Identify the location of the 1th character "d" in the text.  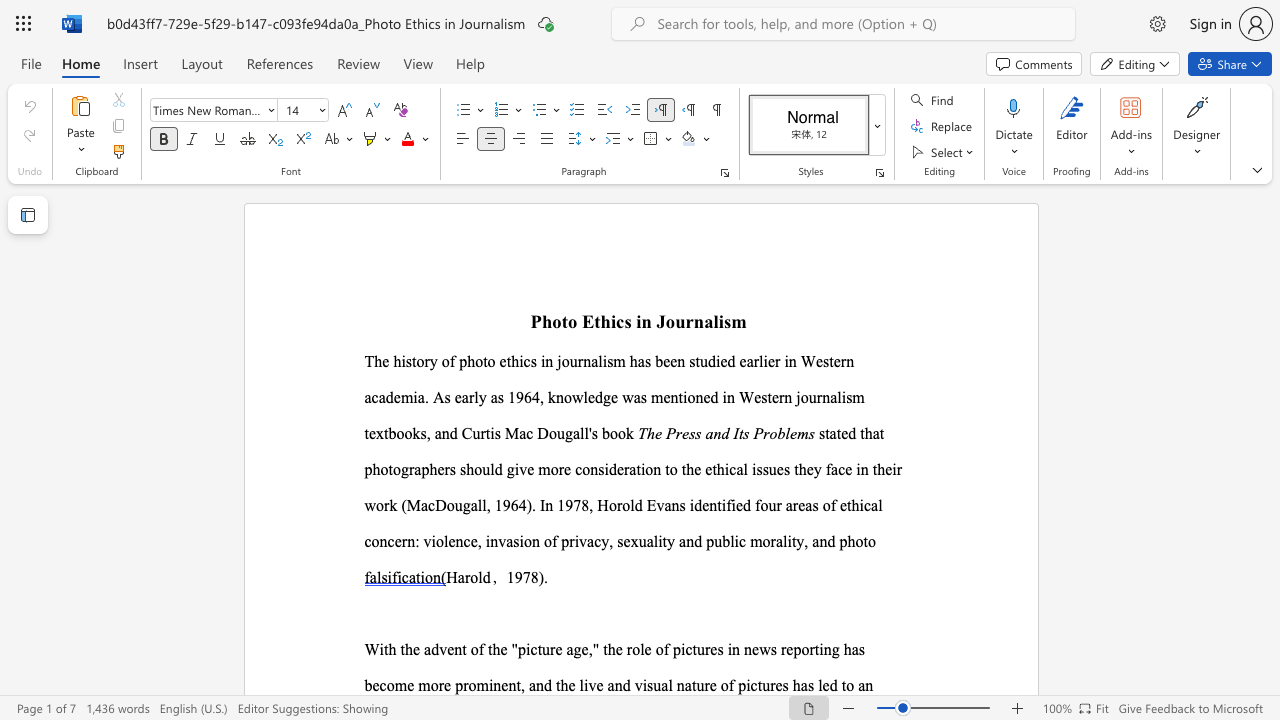
(486, 577).